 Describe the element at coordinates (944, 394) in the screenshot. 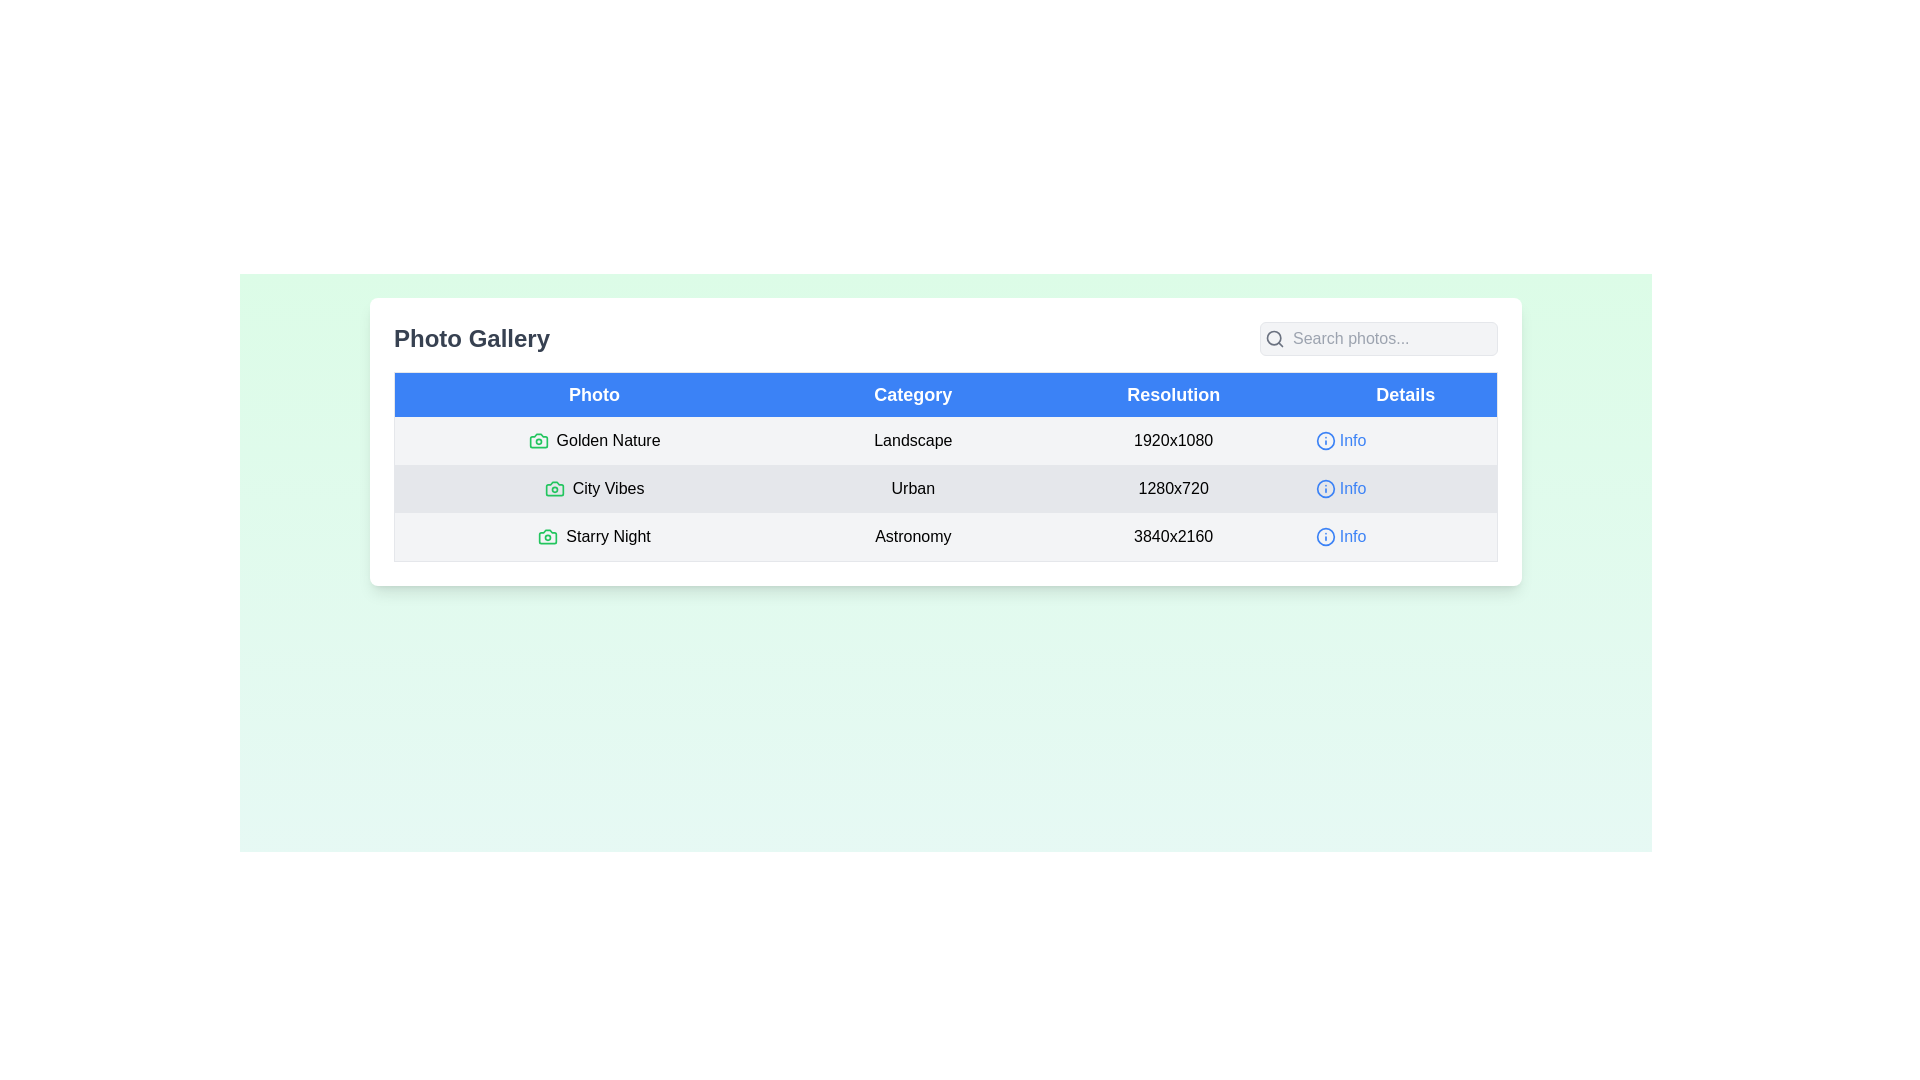

I see `the header row of the table, specifically the 'Category' text, which is part of a rectangular blue bar with white bold text` at that location.